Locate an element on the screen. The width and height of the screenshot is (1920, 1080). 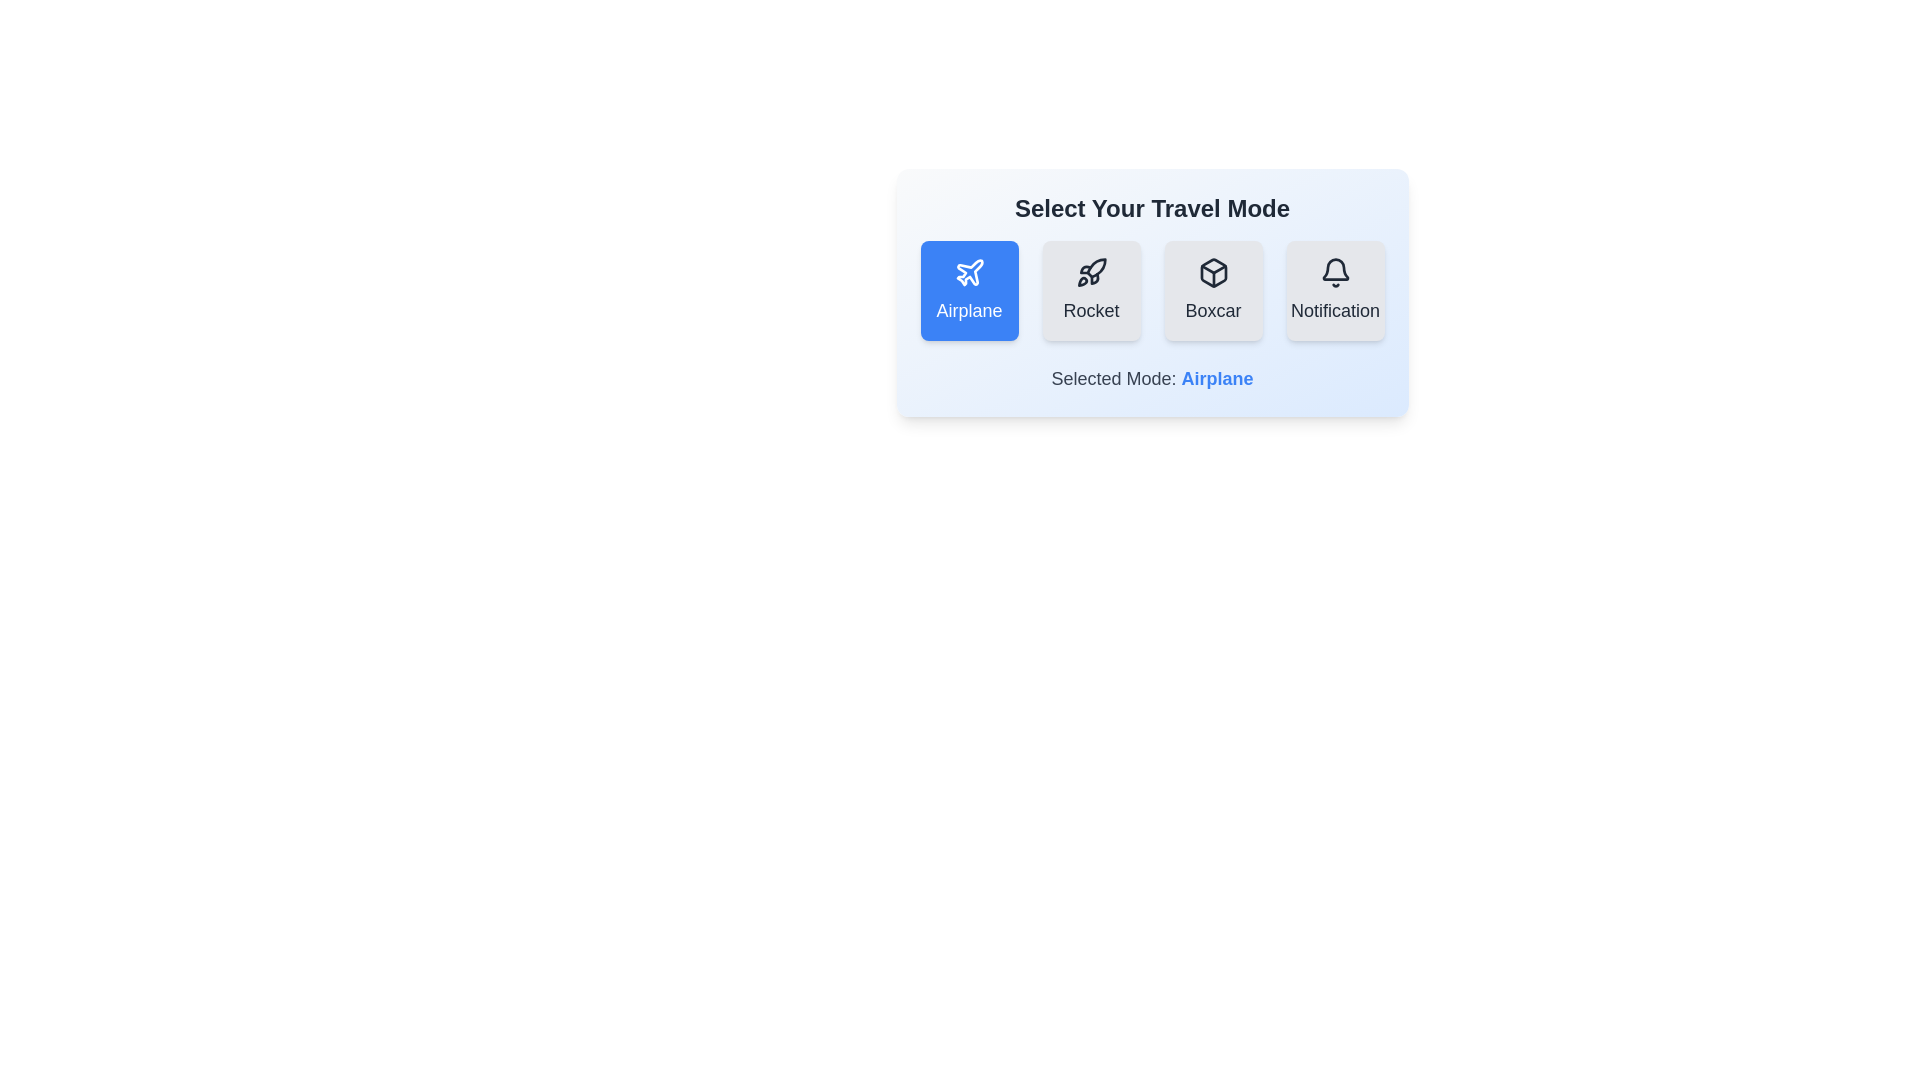
the button corresponding to the travel mode Rocket is located at coordinates (1090, 290).